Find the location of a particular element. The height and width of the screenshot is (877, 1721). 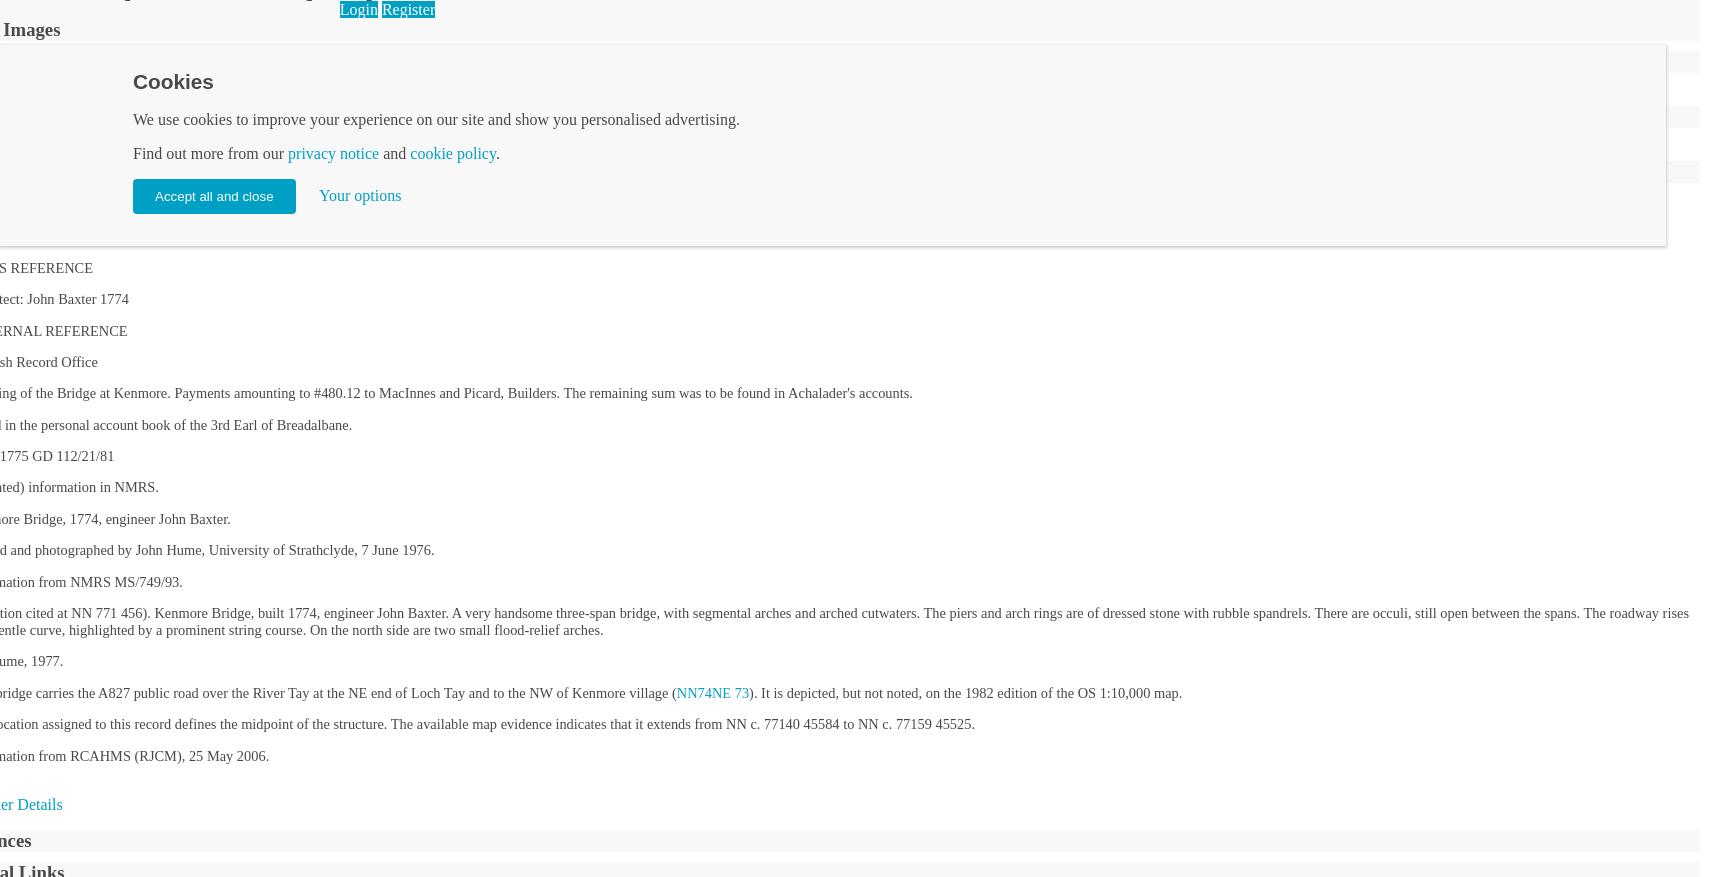

'and' is located at coordinates (394, 153).